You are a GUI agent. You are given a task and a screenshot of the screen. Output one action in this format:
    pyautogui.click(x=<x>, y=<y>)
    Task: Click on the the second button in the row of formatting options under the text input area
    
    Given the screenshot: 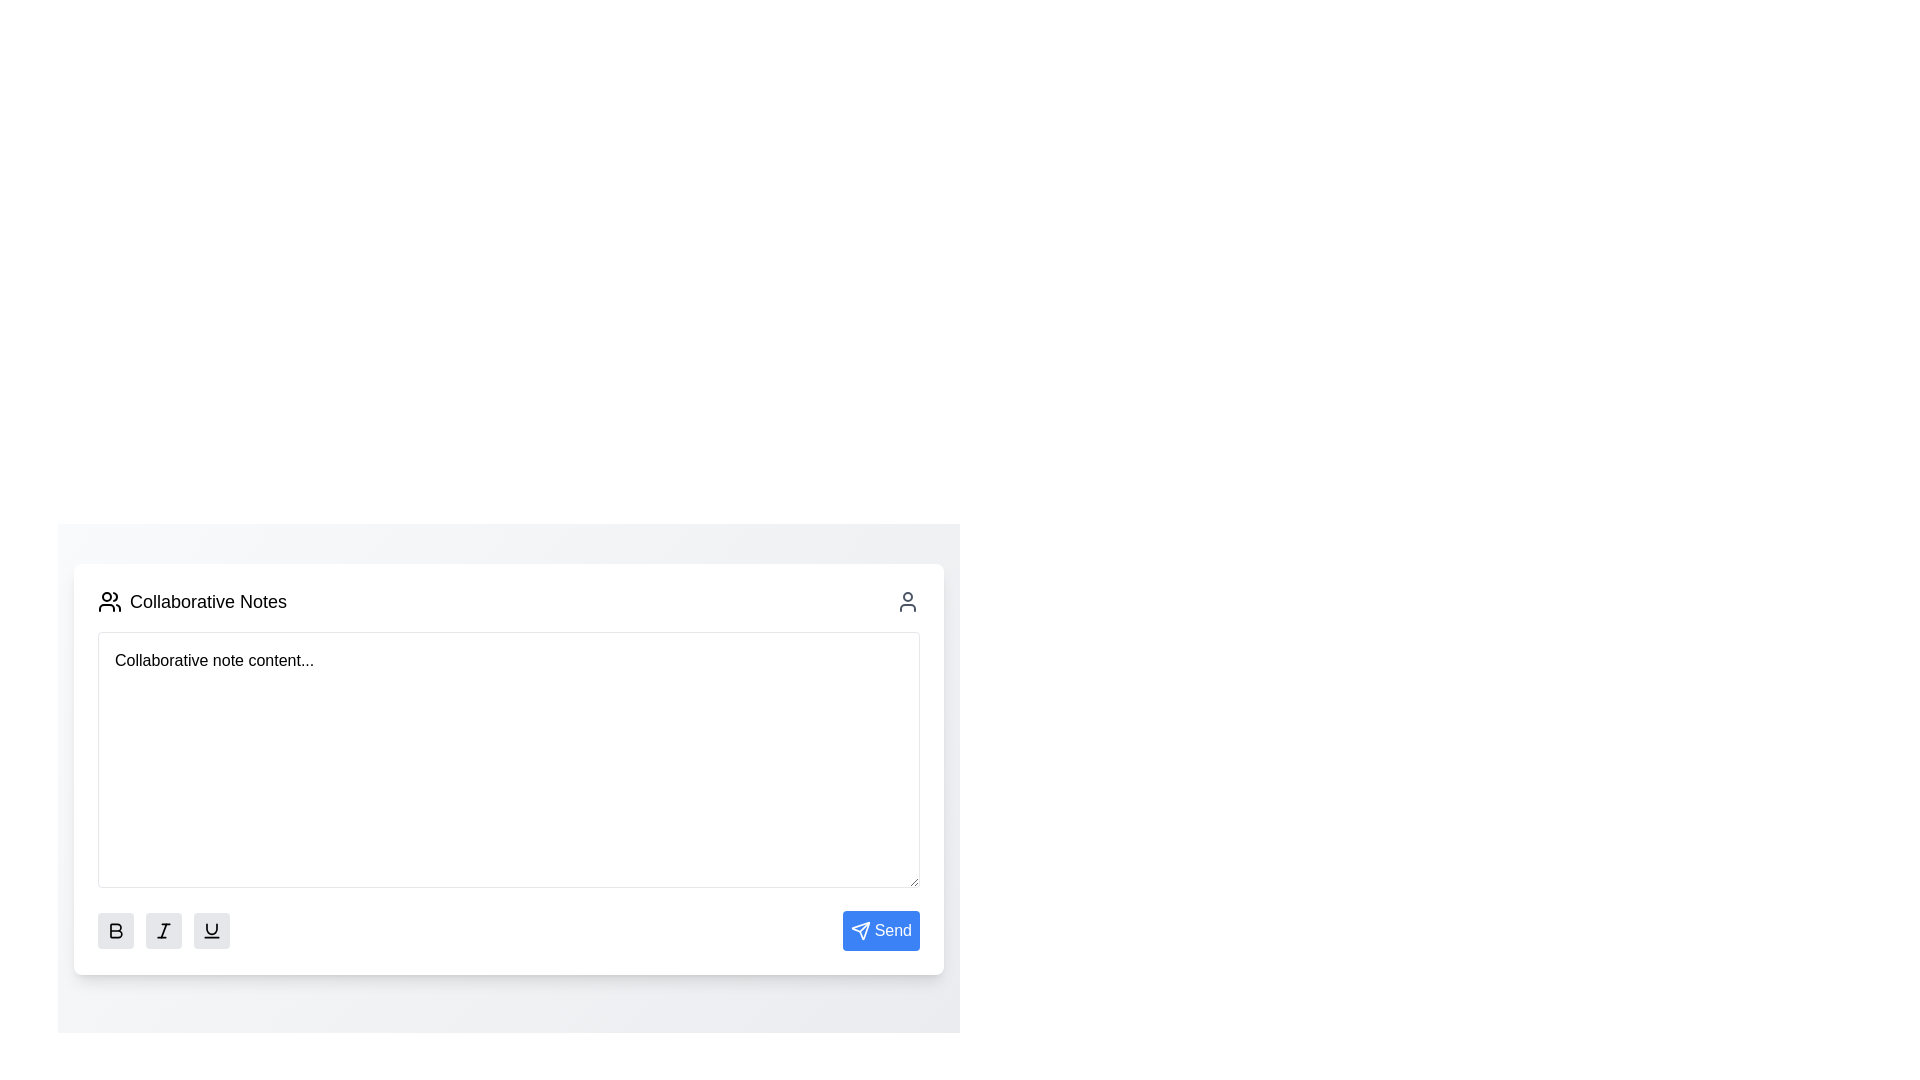 What is the action you would take?
    pyautogui.click(x=163, y=930)
    